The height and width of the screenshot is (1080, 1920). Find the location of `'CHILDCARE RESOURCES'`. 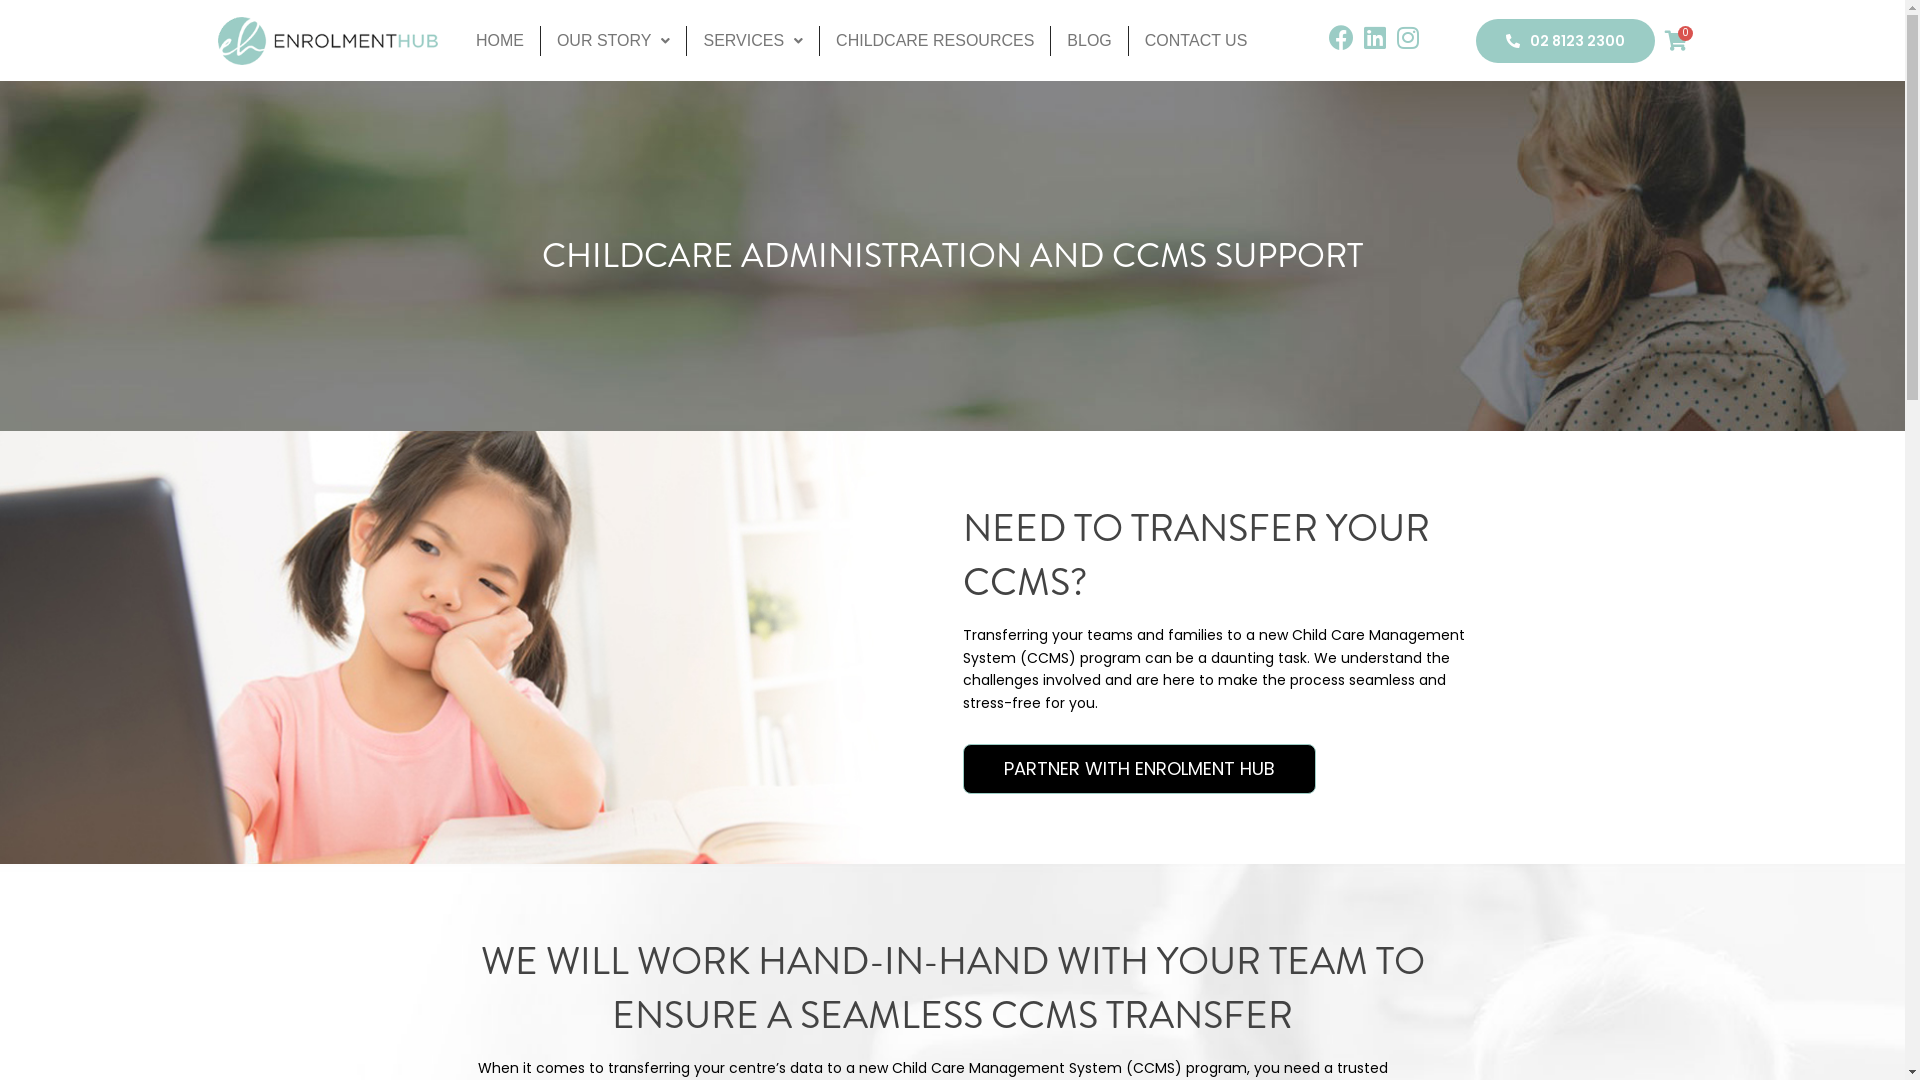

'CHILDCARE RESOURCES' is located at coordinates (934, 41).